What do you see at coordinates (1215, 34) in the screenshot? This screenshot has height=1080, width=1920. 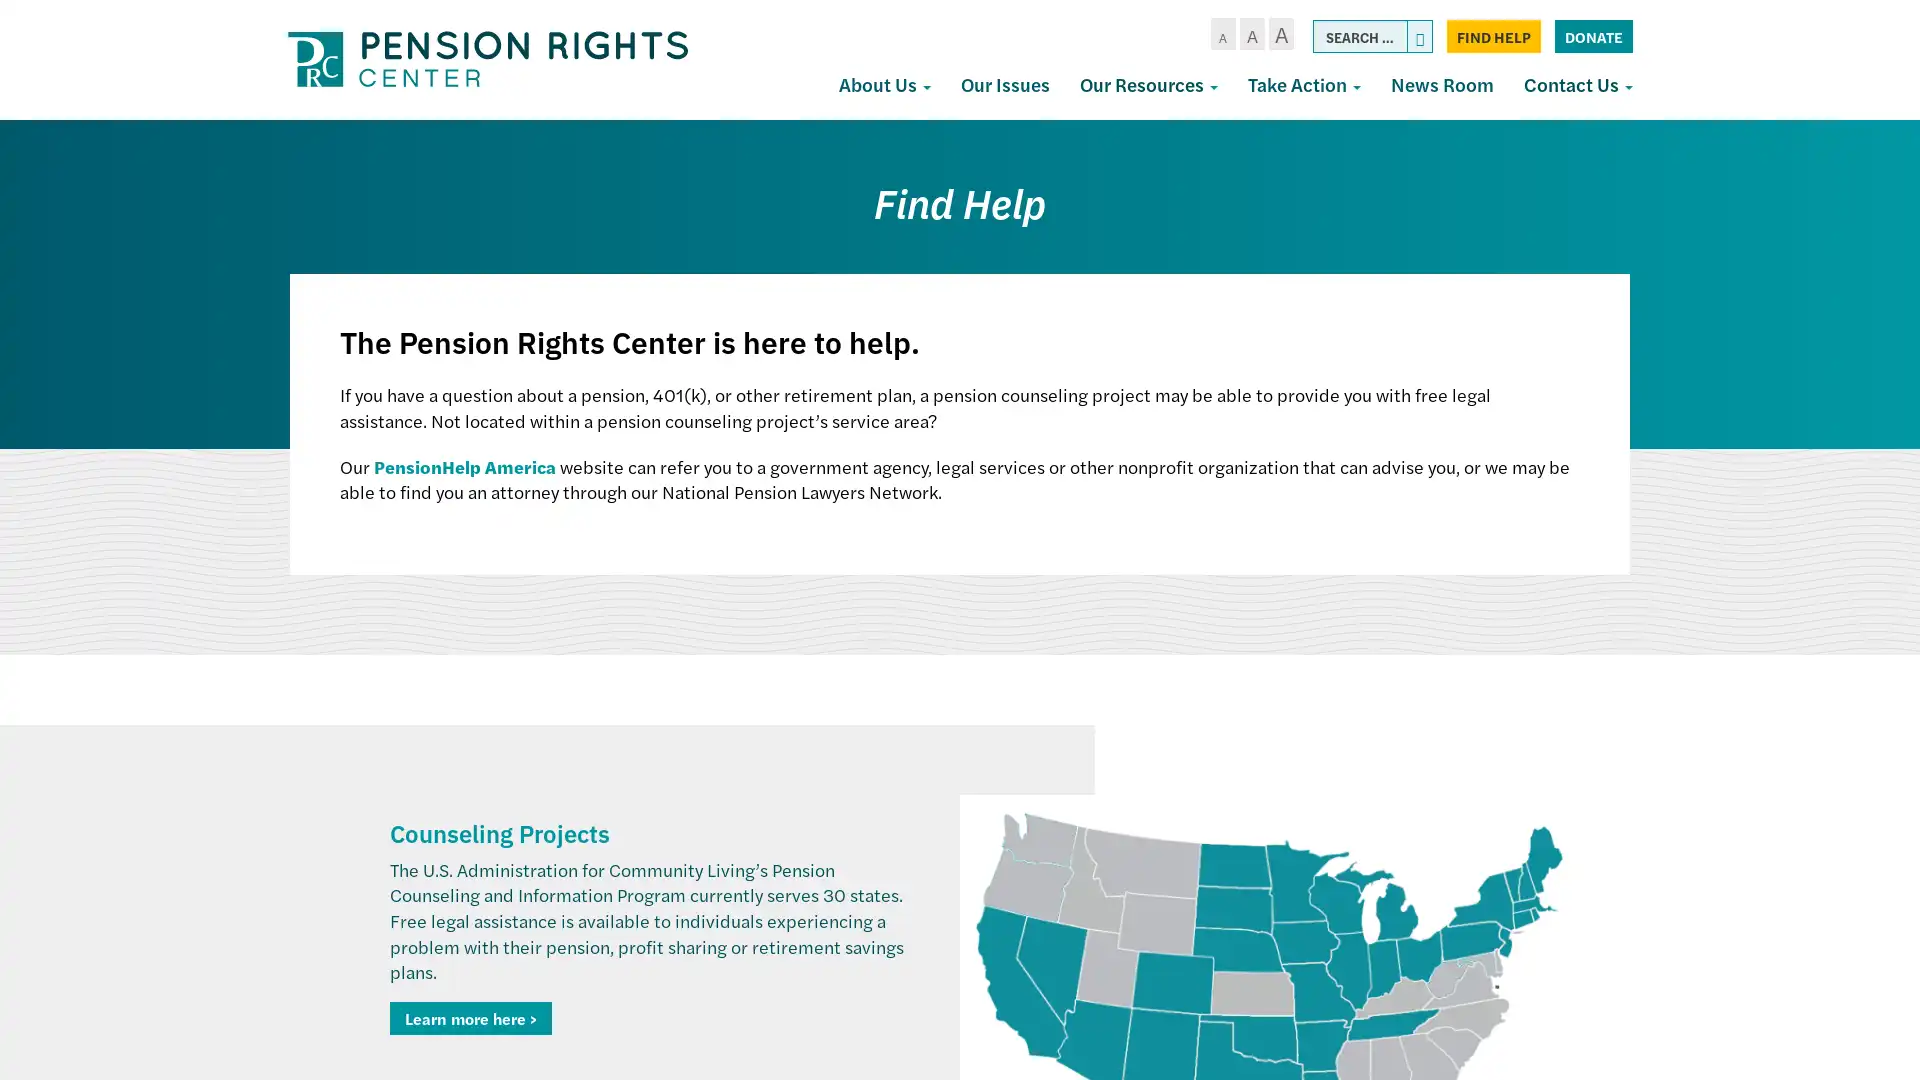 I see `A` at bounding box center [1215, 34].